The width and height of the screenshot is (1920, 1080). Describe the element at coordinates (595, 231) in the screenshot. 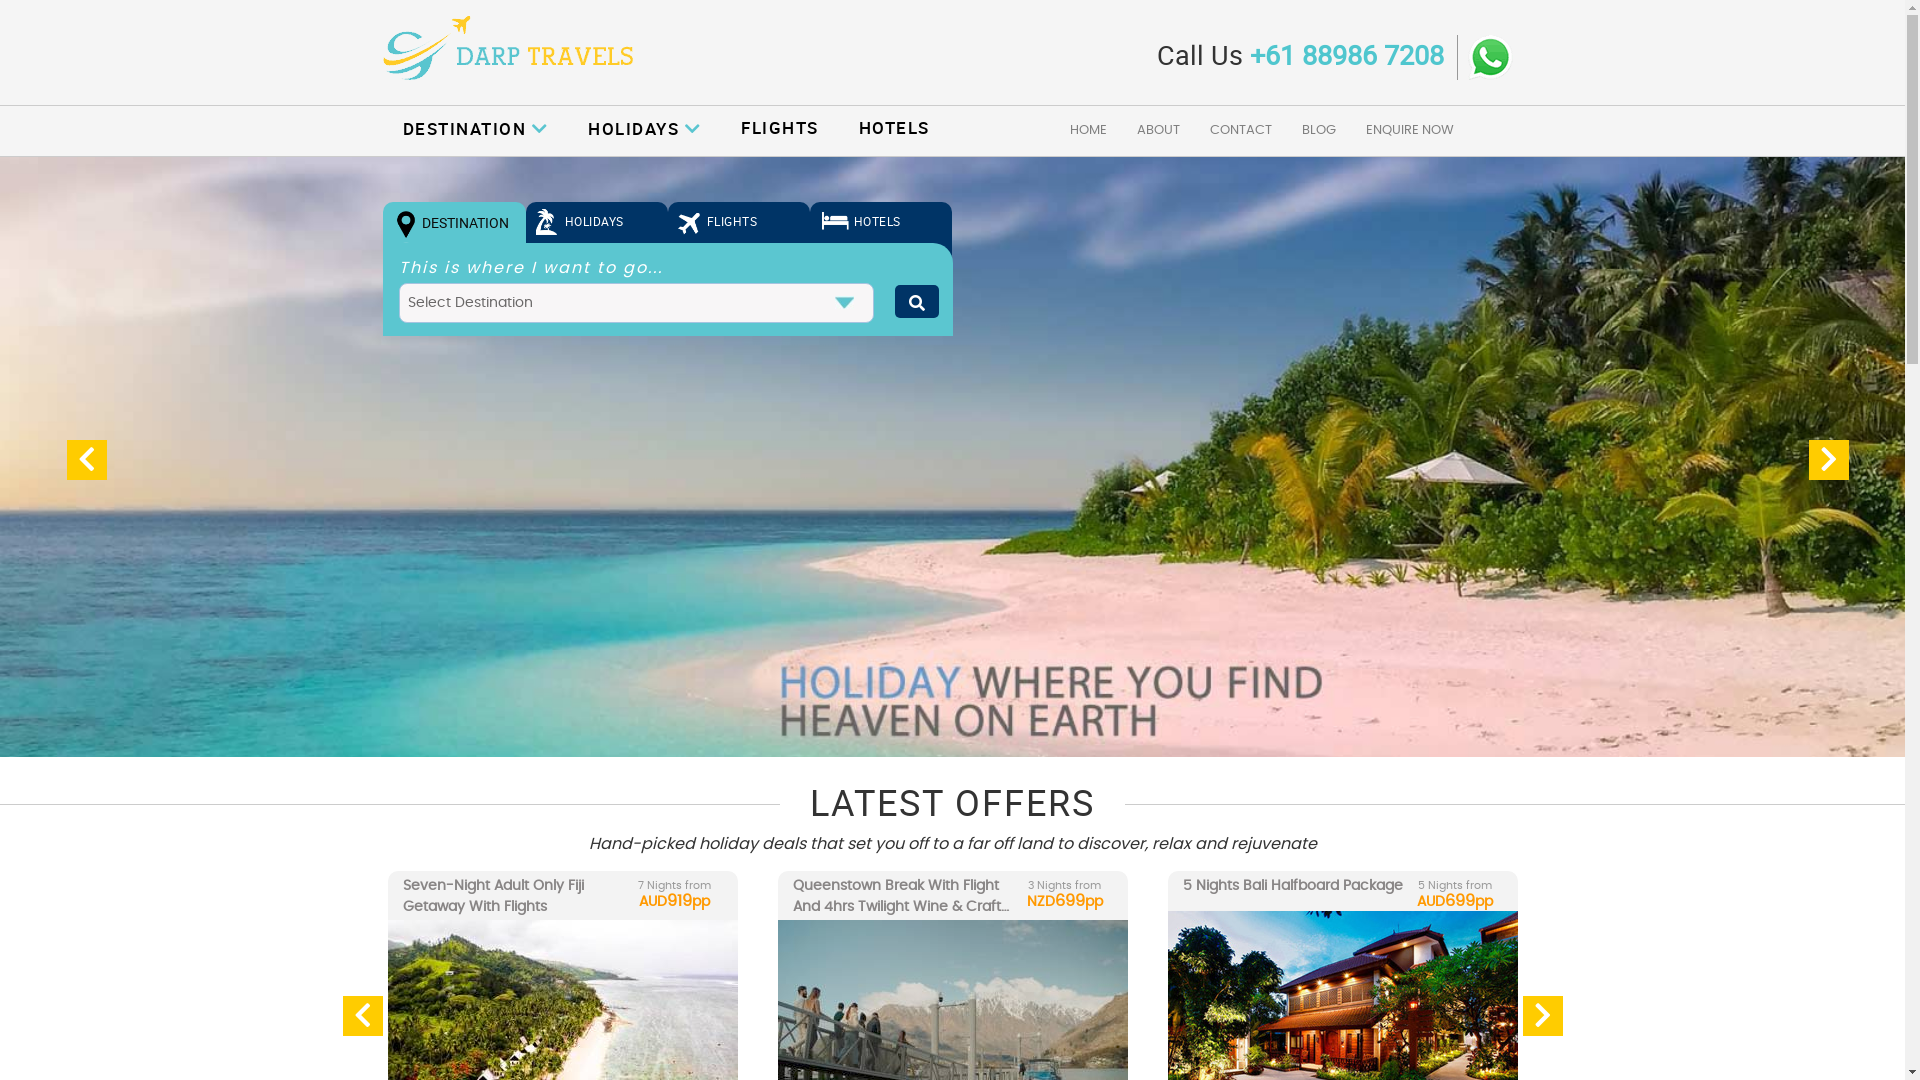

I see `'HOLIDAYS'` at that location.